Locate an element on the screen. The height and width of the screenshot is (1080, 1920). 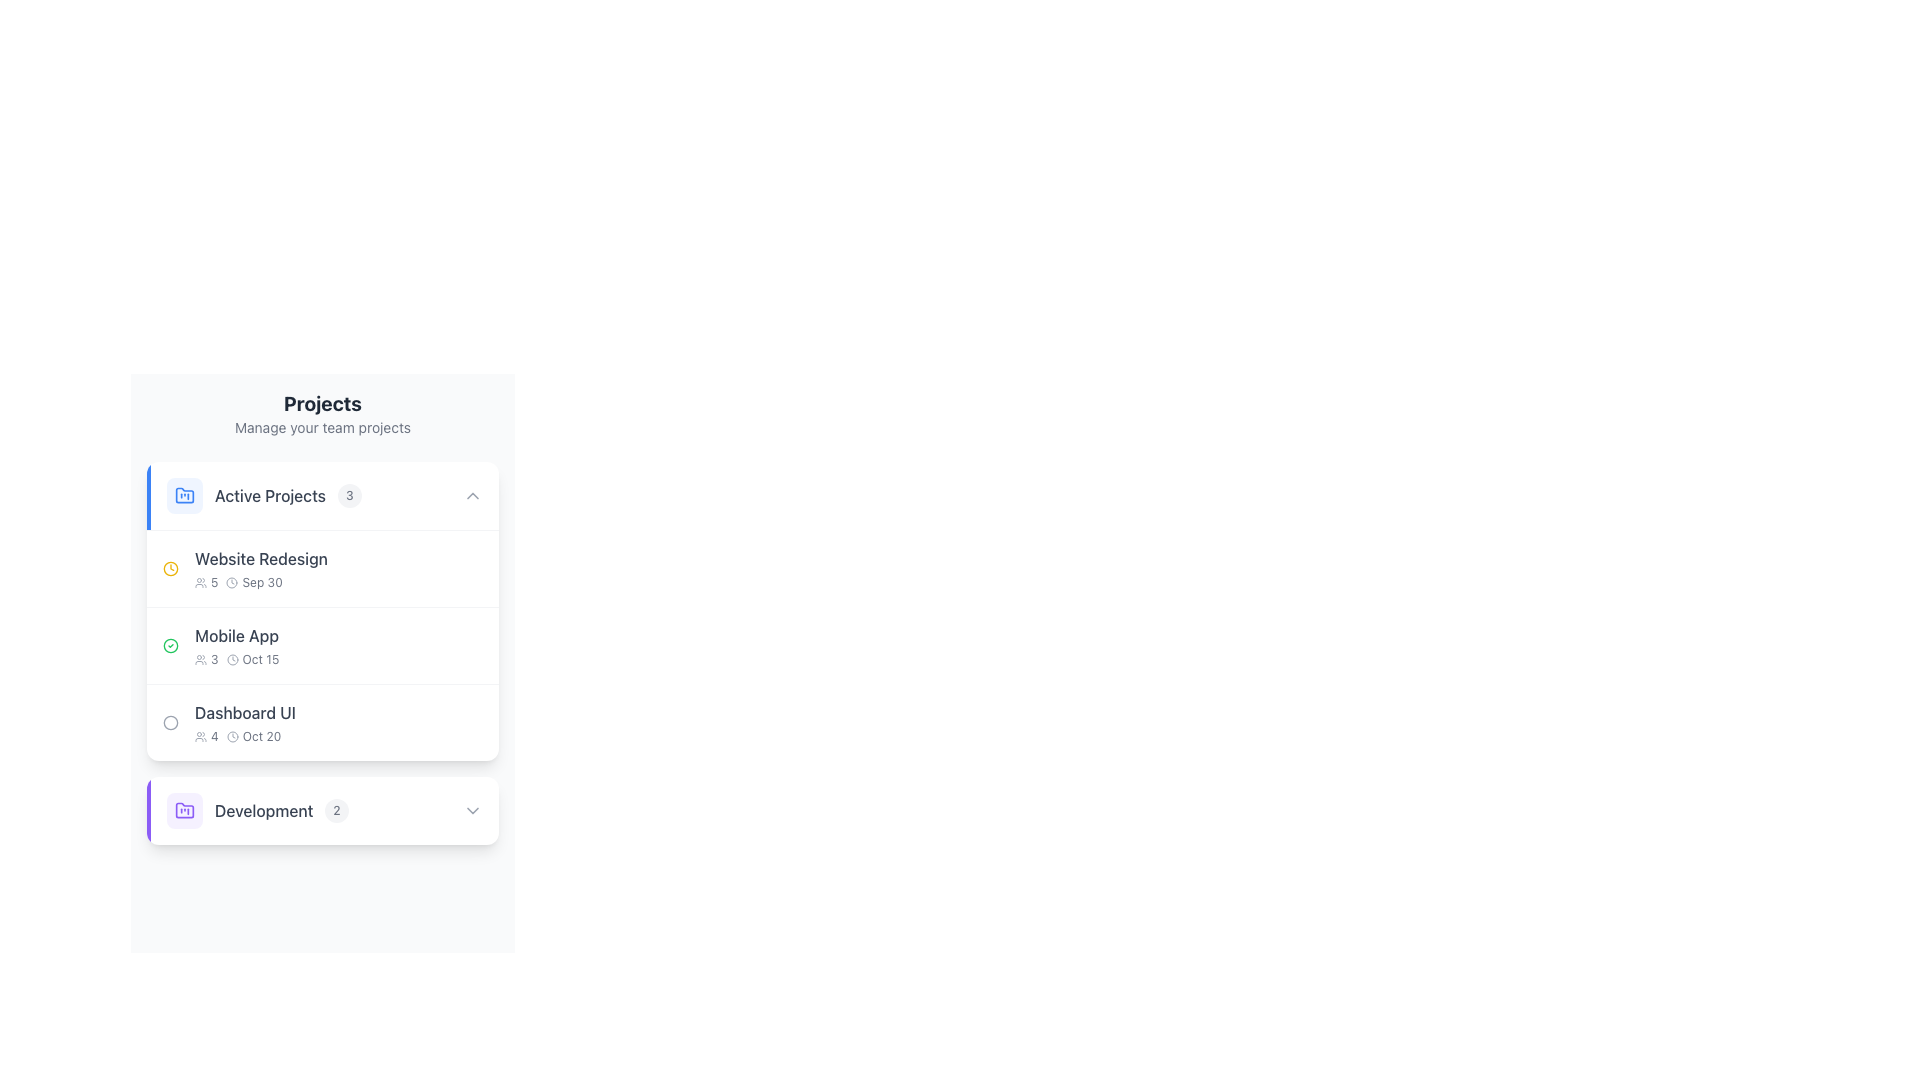
the Circle or SVG graphical element located at the bottom-right corner of the 'Dashboard UI' in the 'Active Projects' list, which serves as a decorative or status indicator is located at coordinates (468, 722).